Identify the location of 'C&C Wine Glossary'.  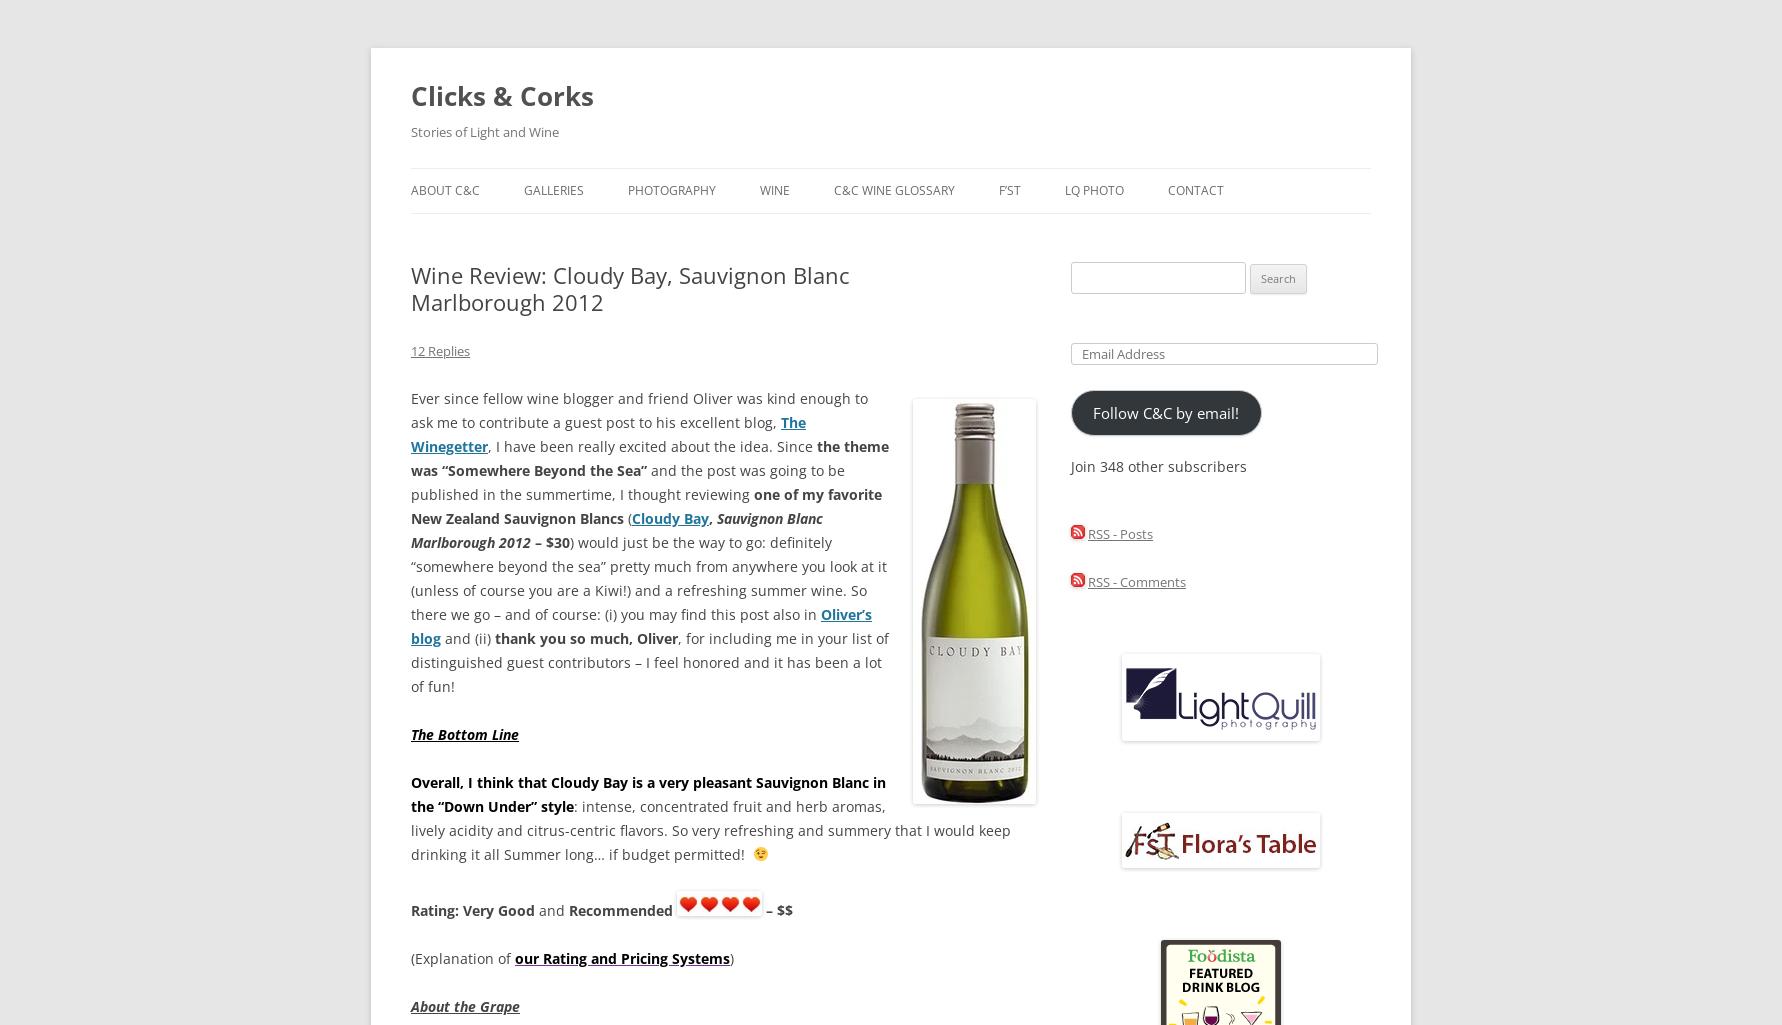
(894, 190).